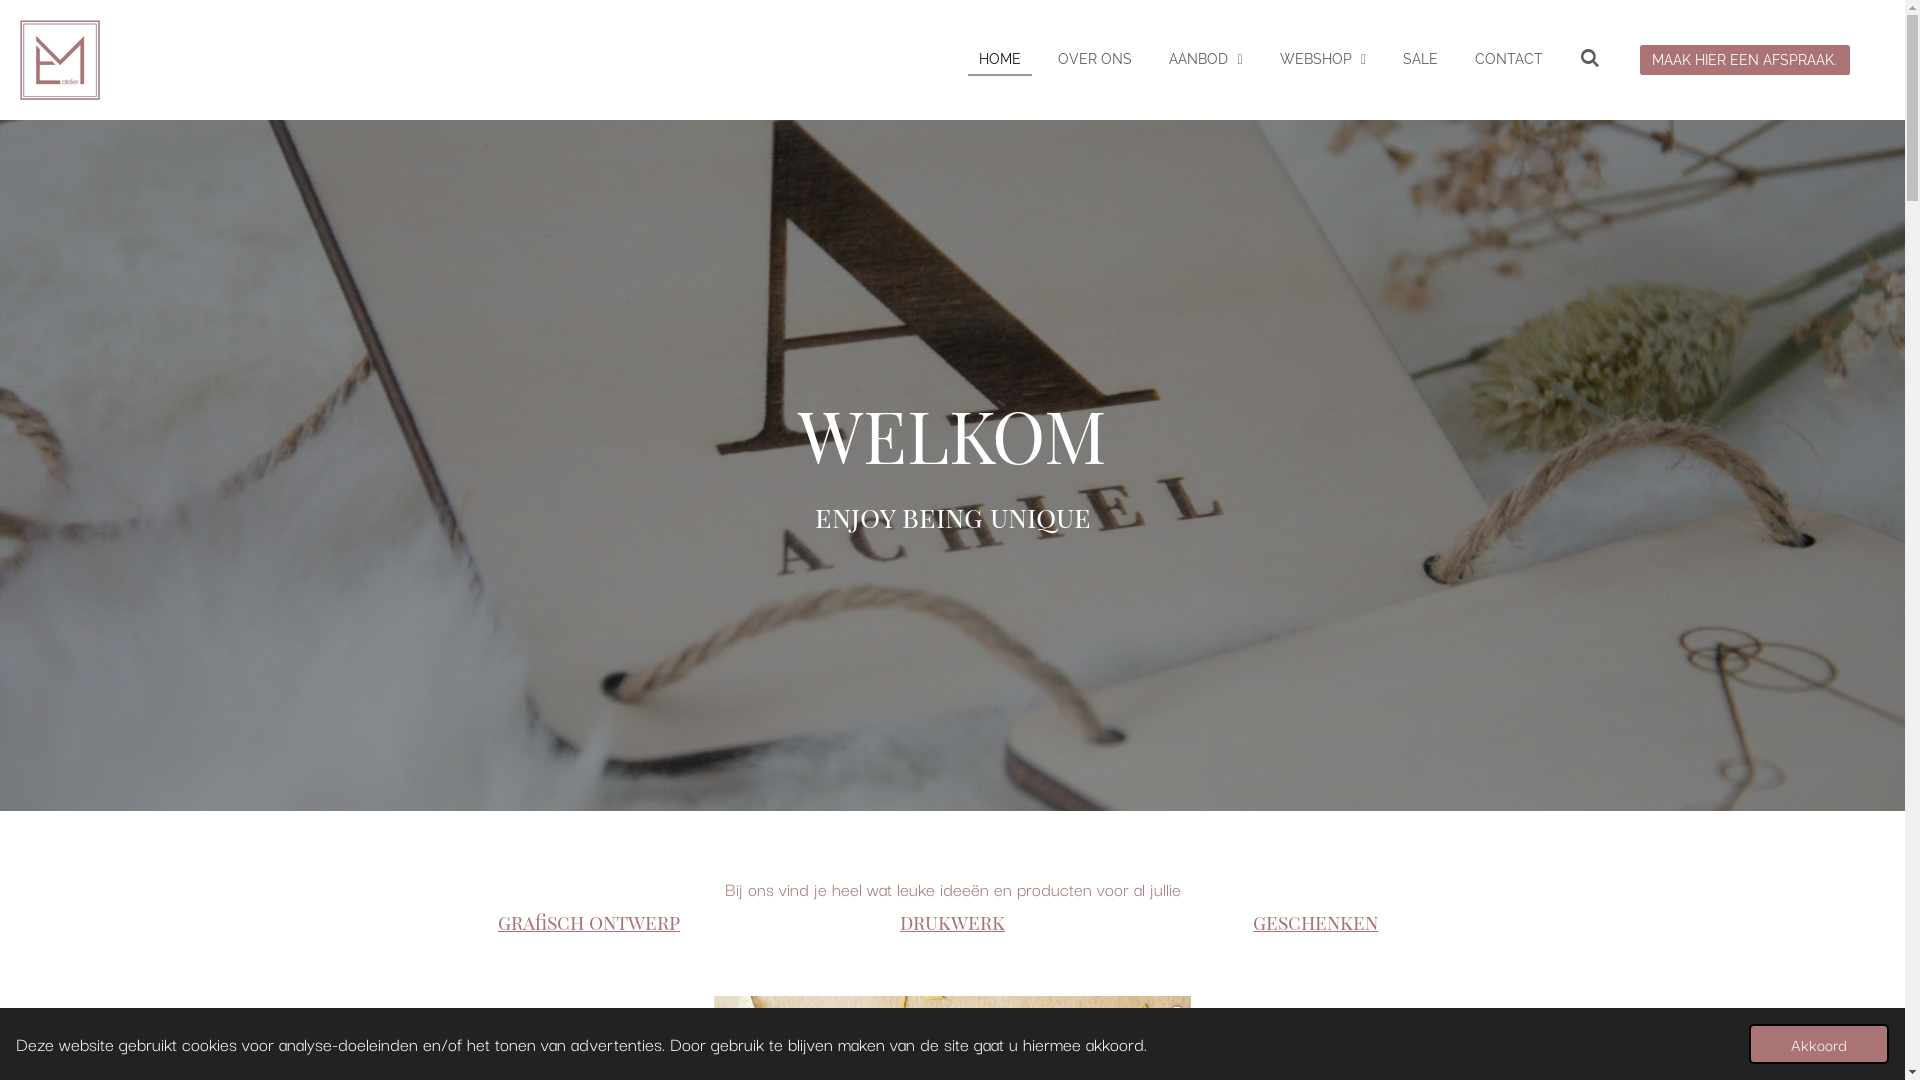 The height and width of the screenshot is (1080, 1920). I want to click on 'AANBOD', so click(1204, 58).